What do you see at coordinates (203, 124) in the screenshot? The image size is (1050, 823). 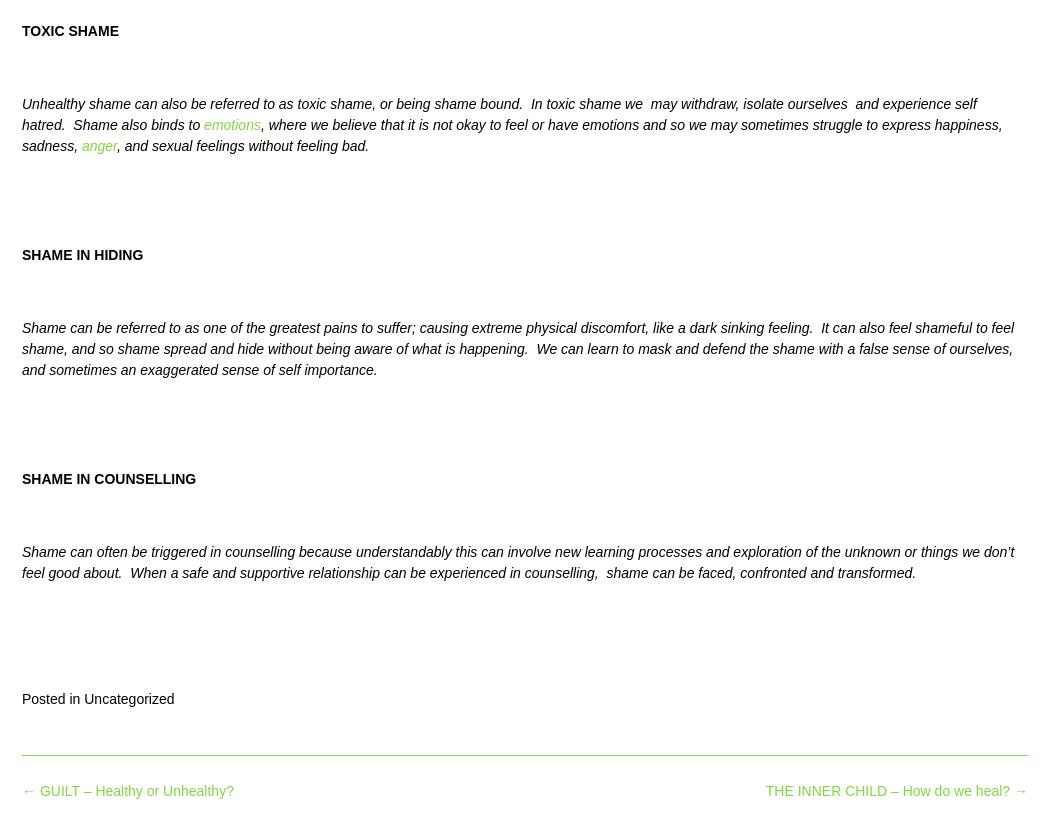 I see `'emotions'` at bounding box center [203, 124].